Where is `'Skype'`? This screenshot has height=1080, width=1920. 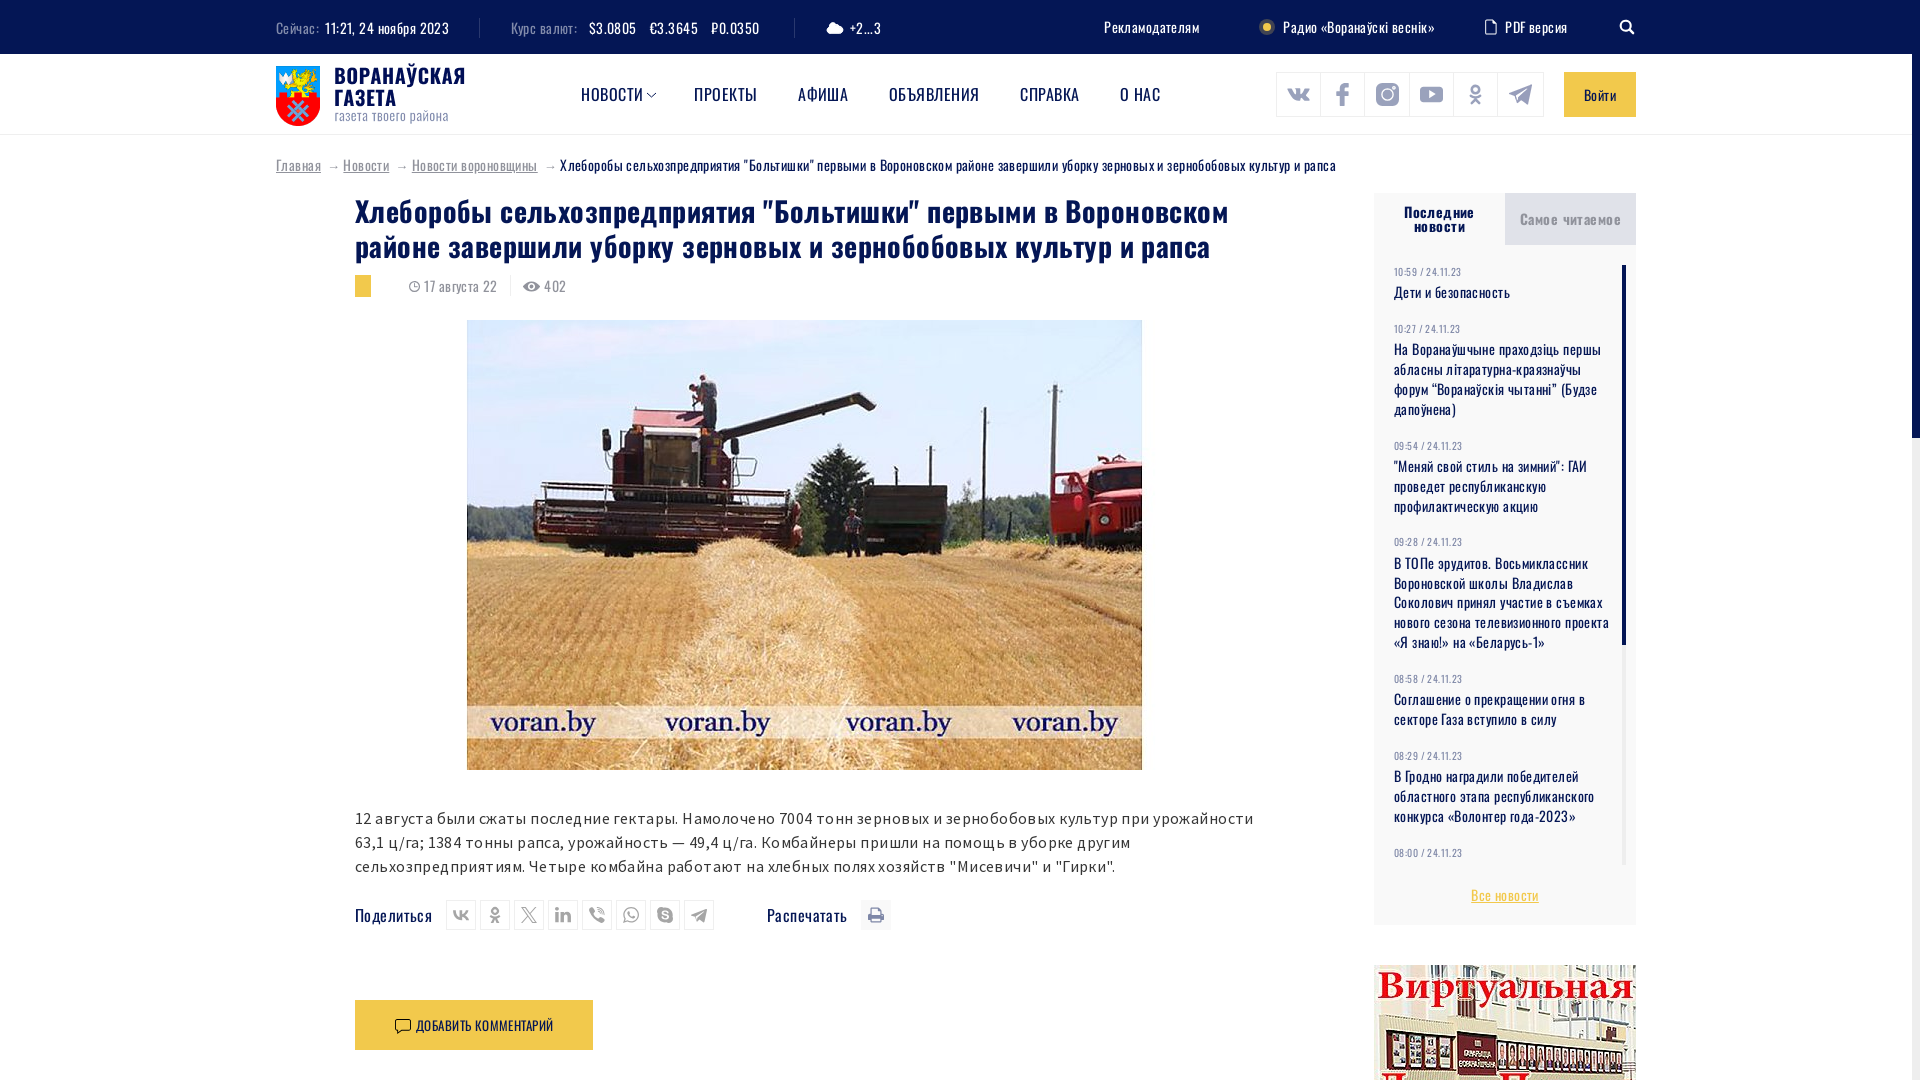 'Skype' is located at coordinates (665, 914).